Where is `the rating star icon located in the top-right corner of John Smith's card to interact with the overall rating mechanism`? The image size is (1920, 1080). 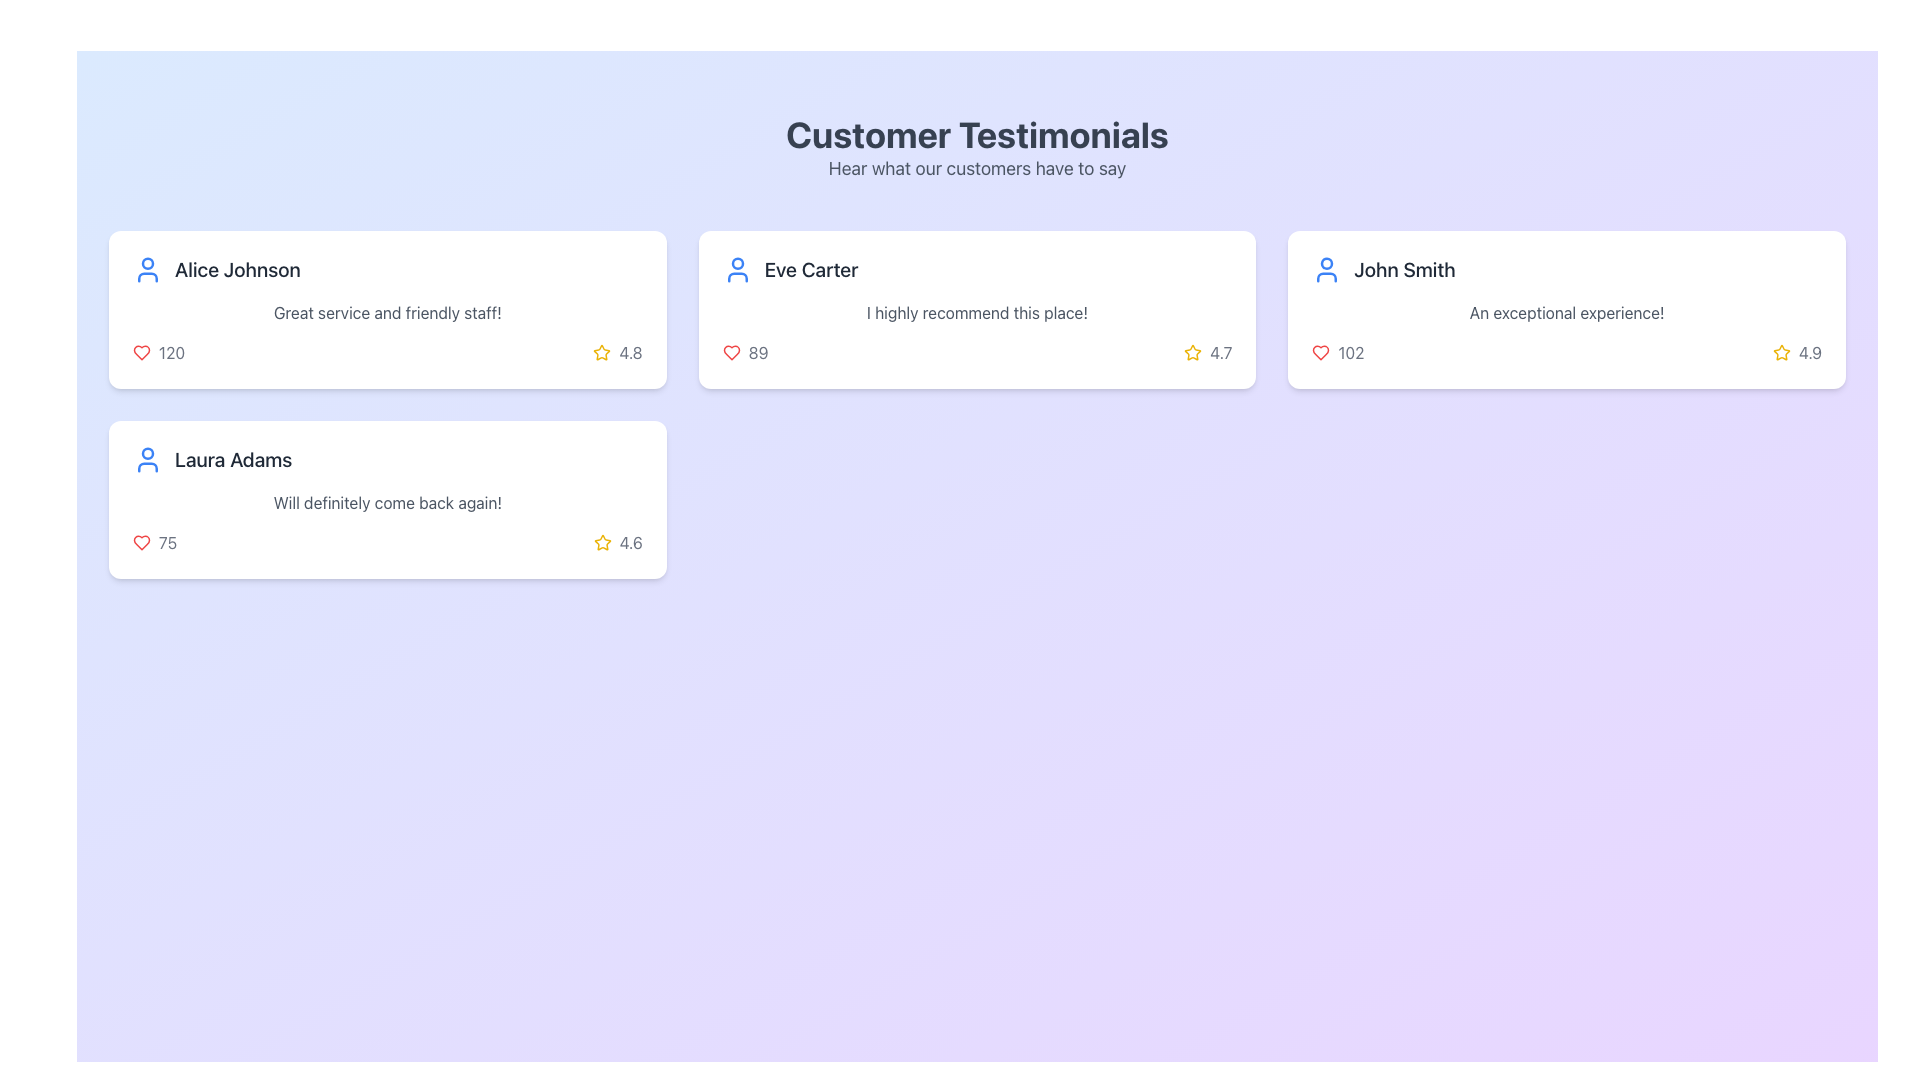
the rating star icon located in the top-right corner of John Smith's card to interact with the overall rating mechanism is located at coordinates (1781, 351).